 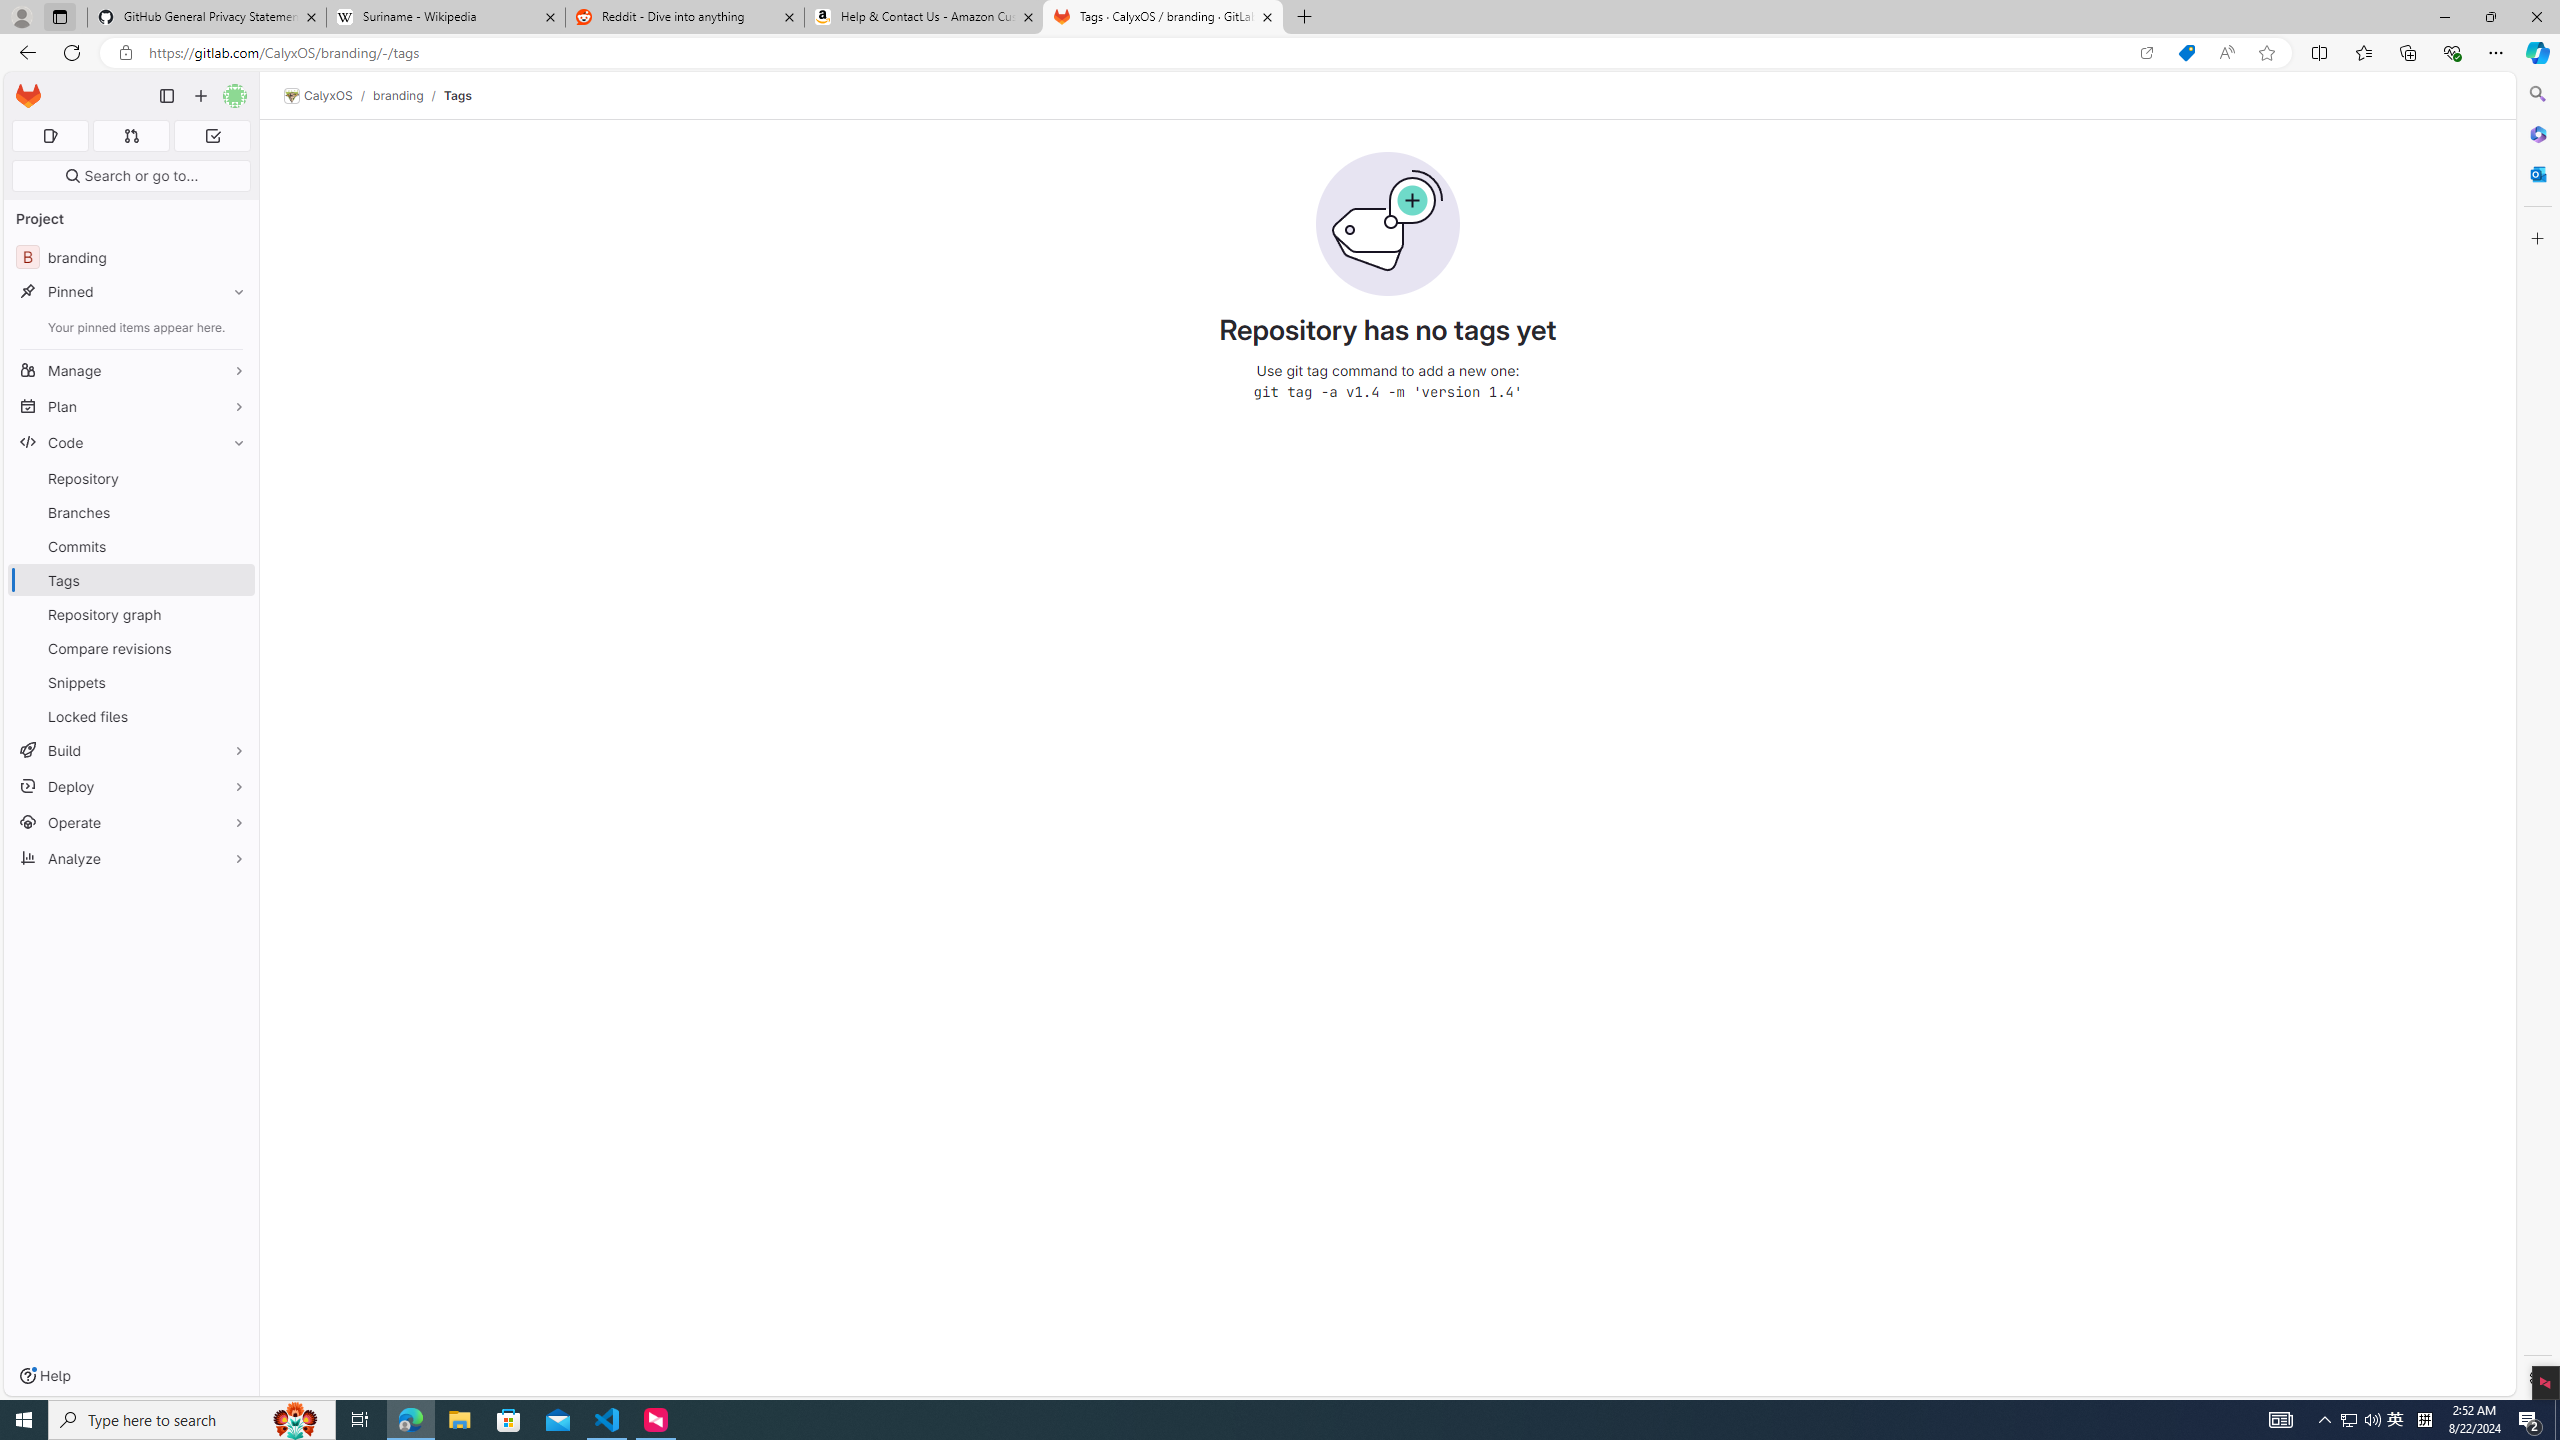 I want to click on 'Plan', so click(x=130, y=405).